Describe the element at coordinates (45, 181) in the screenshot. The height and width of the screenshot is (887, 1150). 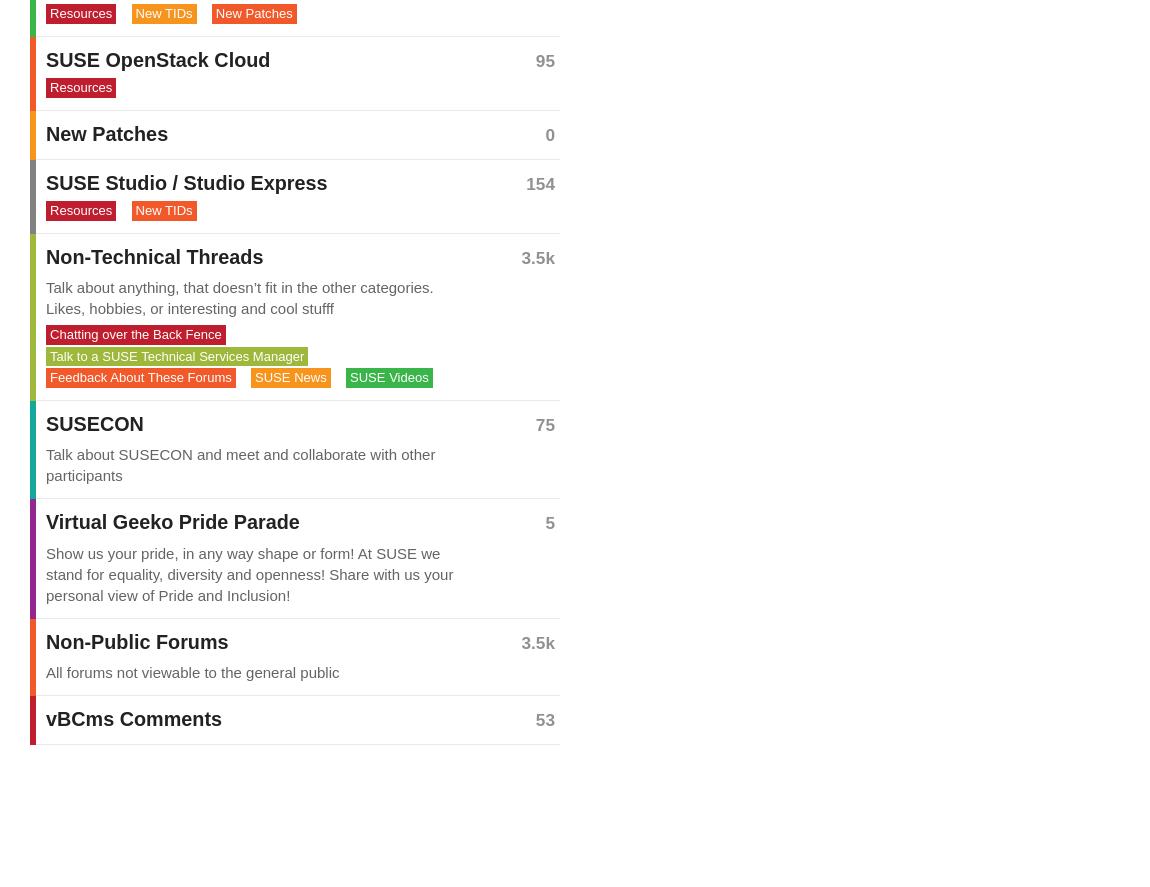
I see `'SUSE Studio / Studio Express'` at that location.